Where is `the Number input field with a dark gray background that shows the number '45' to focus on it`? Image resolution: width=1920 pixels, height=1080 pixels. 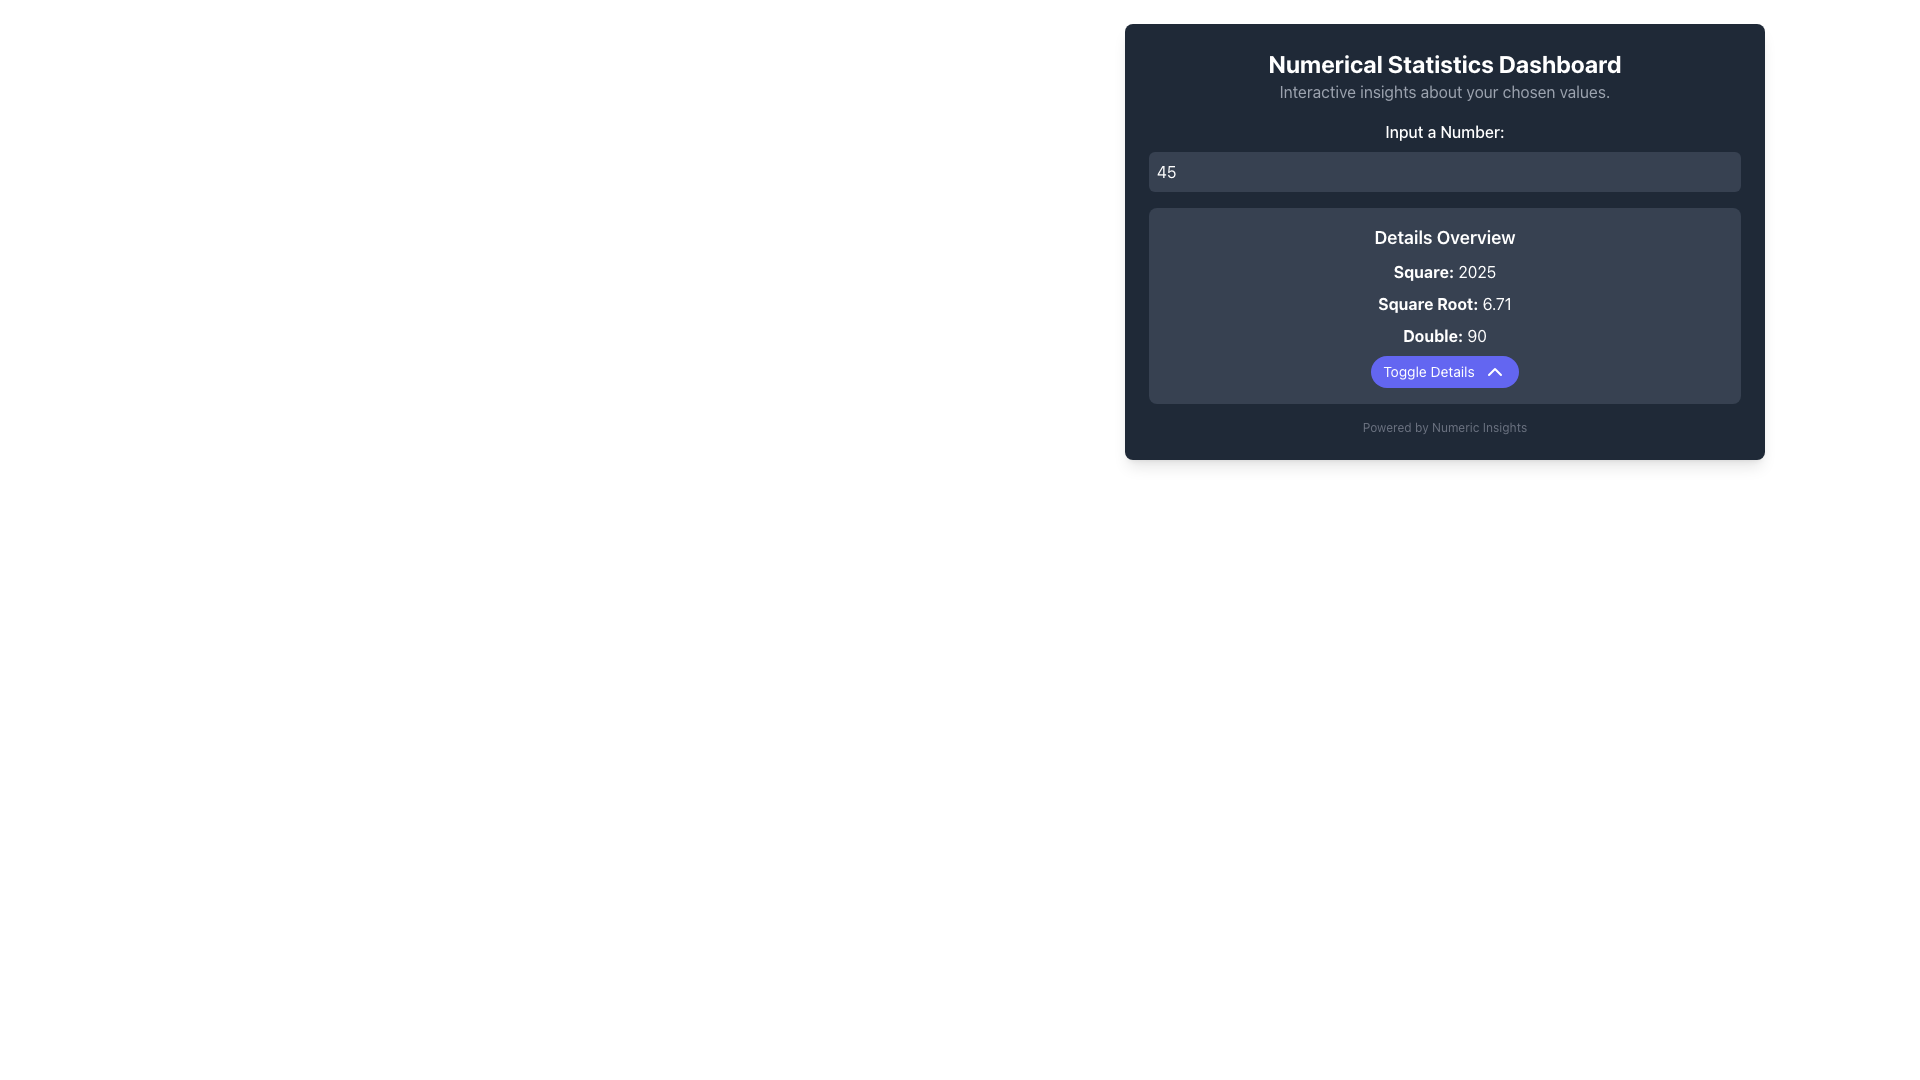
the Number input field with a dark gray background that shows the number '45' to focus on it is located at coordinates (1444, 171).